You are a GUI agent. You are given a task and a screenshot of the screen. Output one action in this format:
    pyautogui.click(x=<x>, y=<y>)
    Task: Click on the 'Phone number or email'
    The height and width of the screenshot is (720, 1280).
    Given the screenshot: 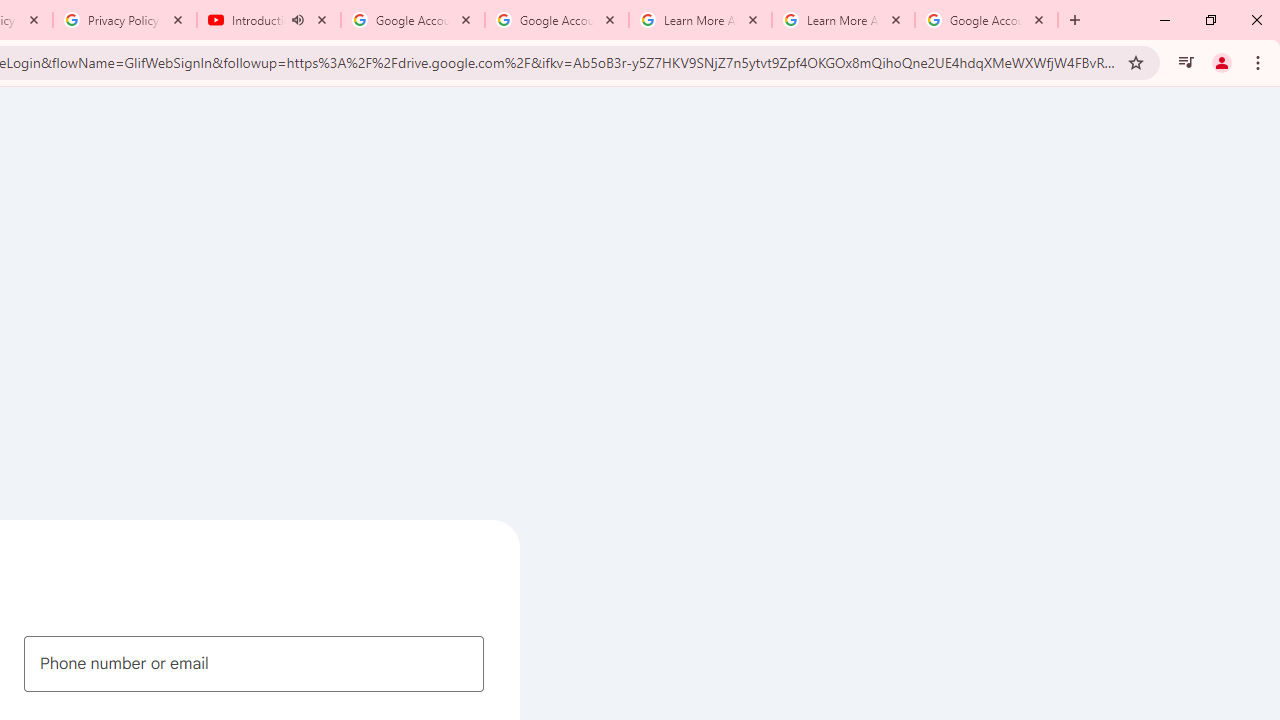 What is the action you would take?
    pyautogui.click(x=253, y=663)
    